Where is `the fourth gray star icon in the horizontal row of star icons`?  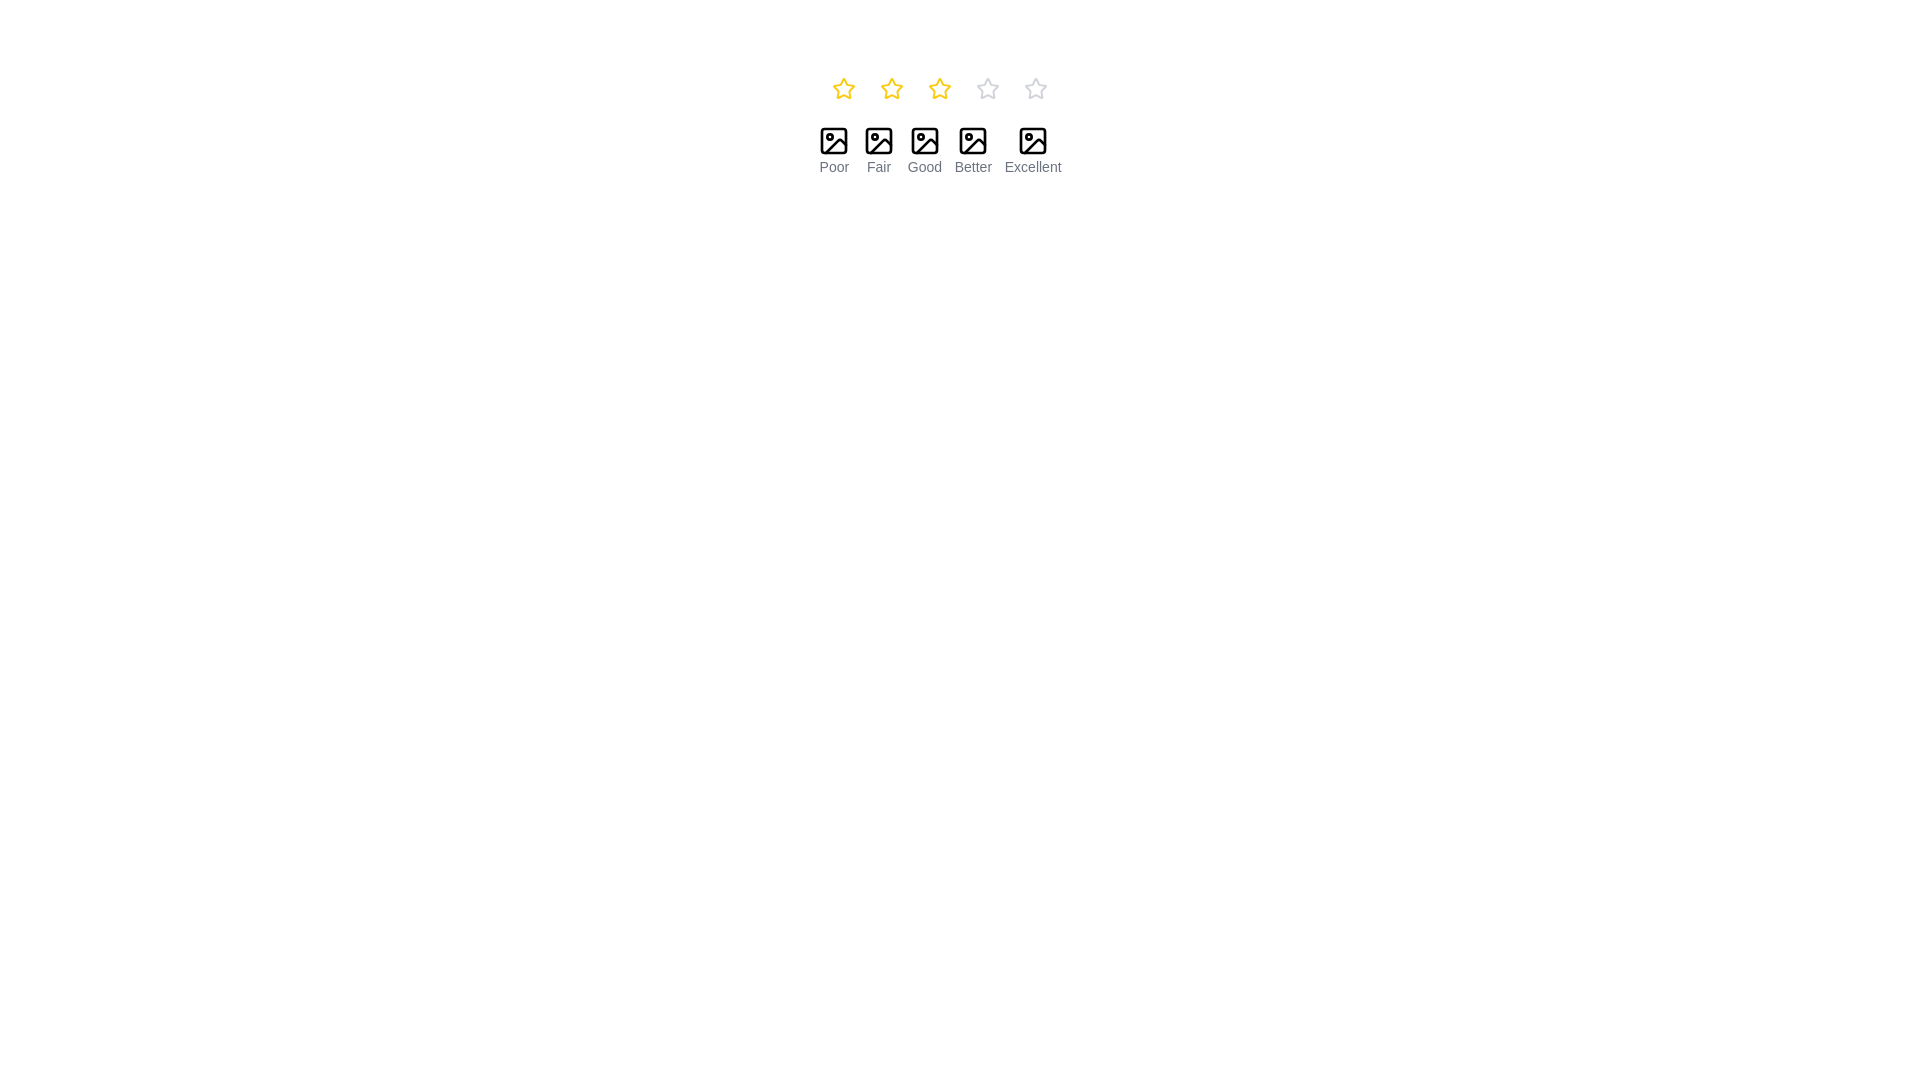 the fourth gray star icon in the horizontal row of star icons is located at coordinates (988, 87).